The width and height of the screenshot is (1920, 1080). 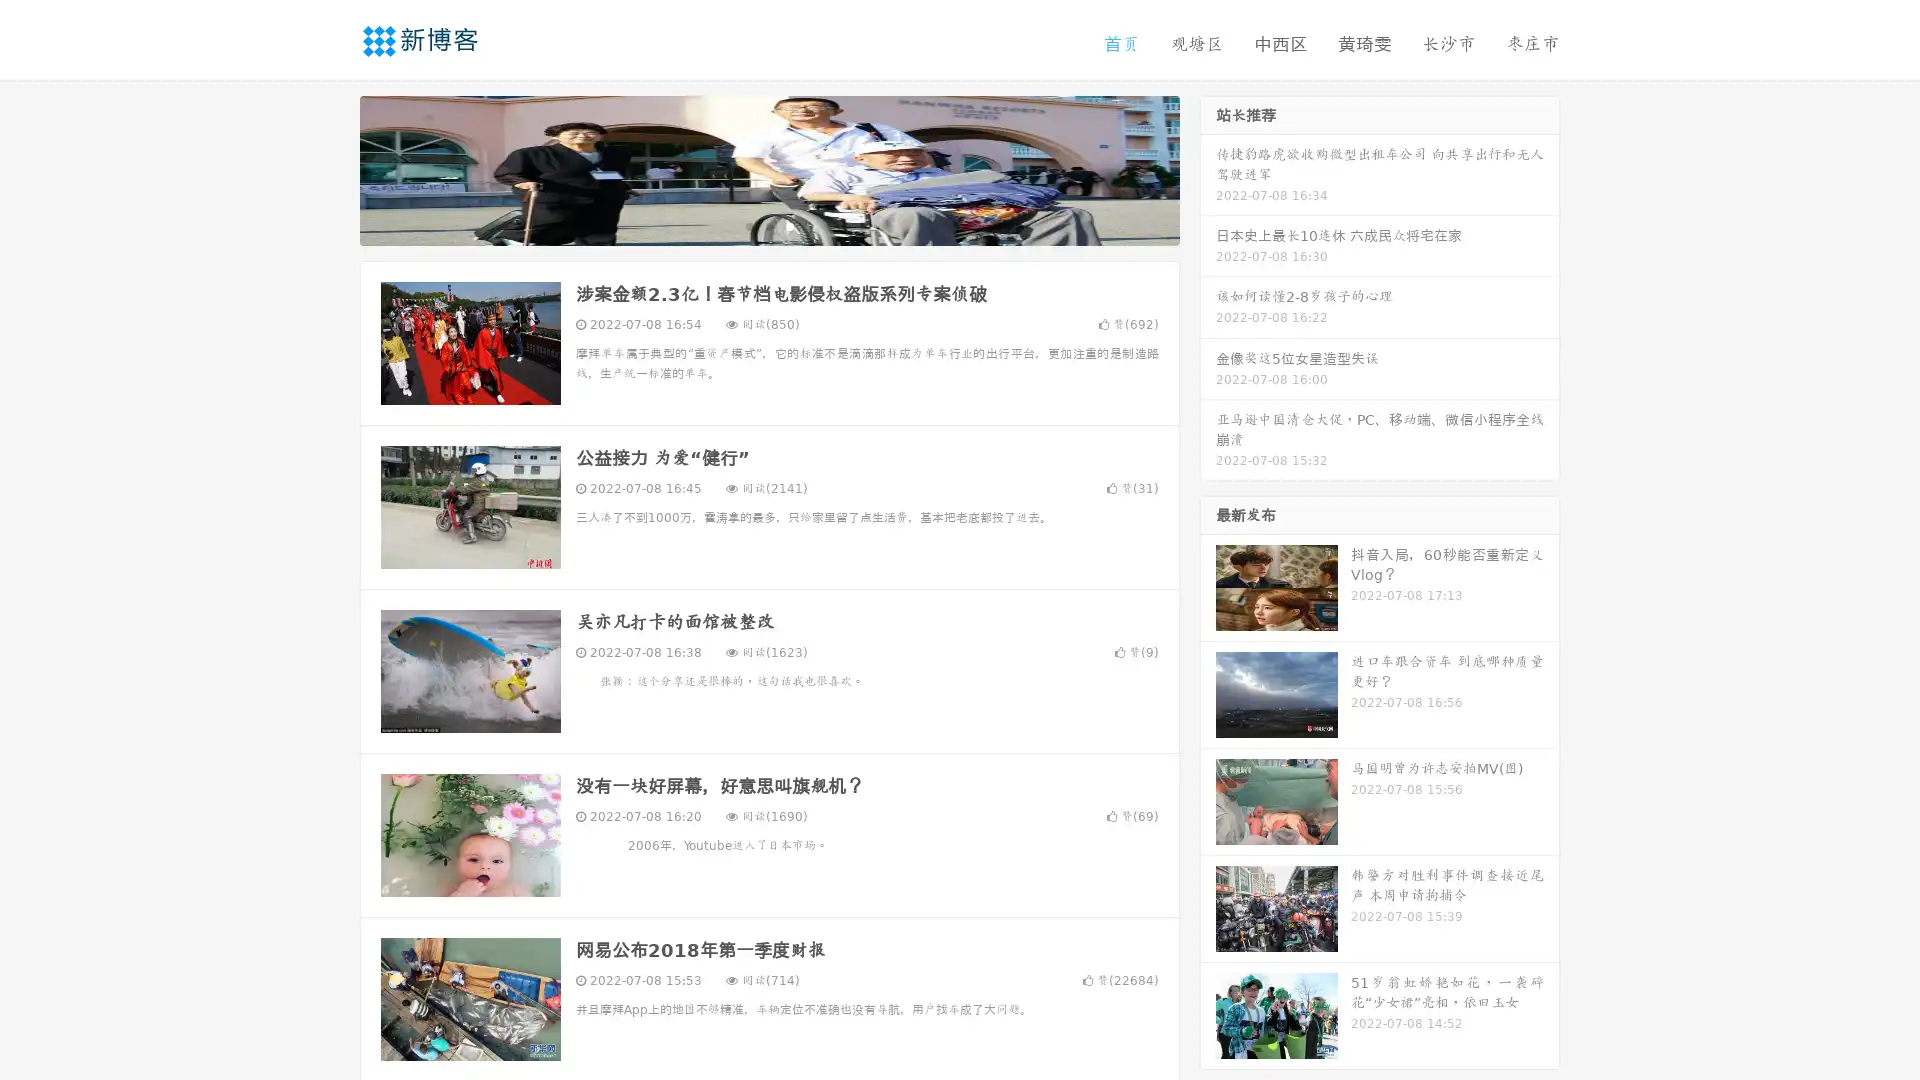 What do you see at coordinates (330, 168) in the screenshot?
I see `Previous slide` at bounding box center [330, 168].